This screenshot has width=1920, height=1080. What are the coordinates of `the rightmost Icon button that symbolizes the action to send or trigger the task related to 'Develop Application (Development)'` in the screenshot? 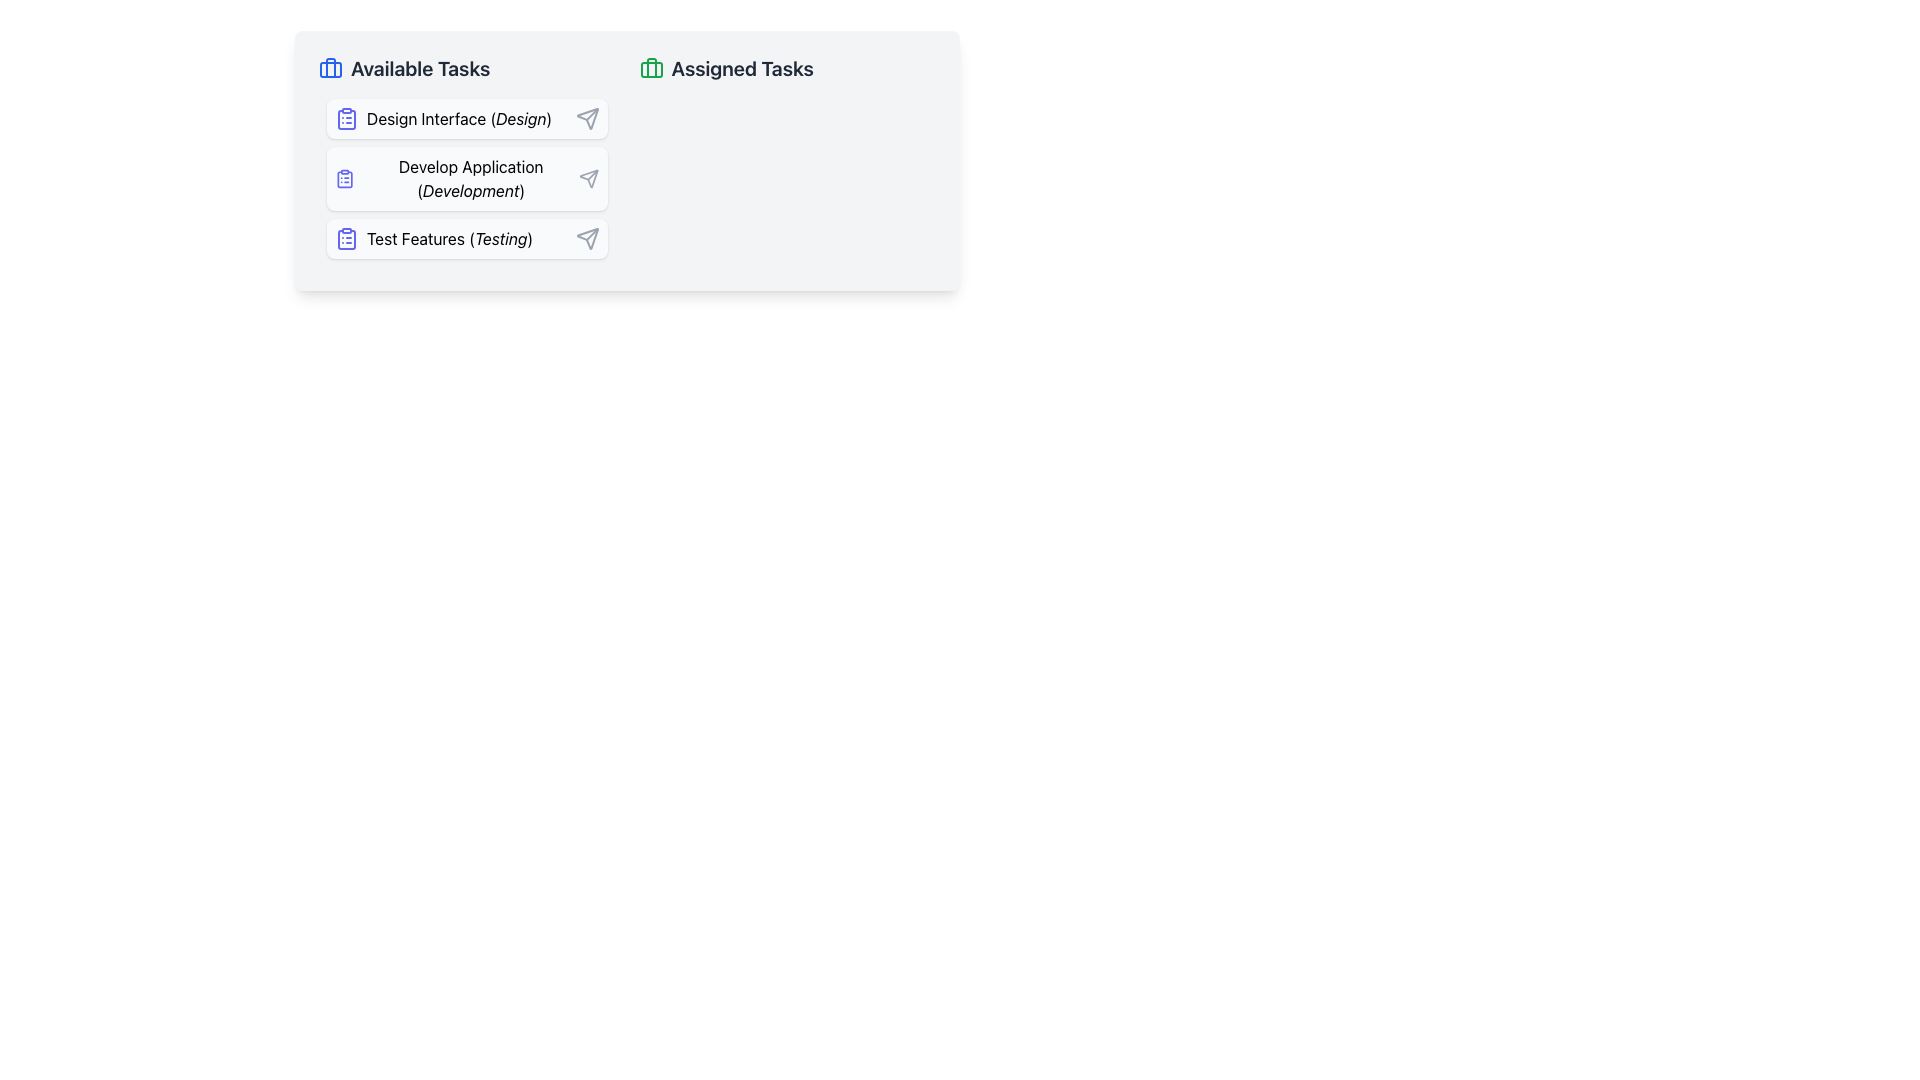 It's located at (588, 177).